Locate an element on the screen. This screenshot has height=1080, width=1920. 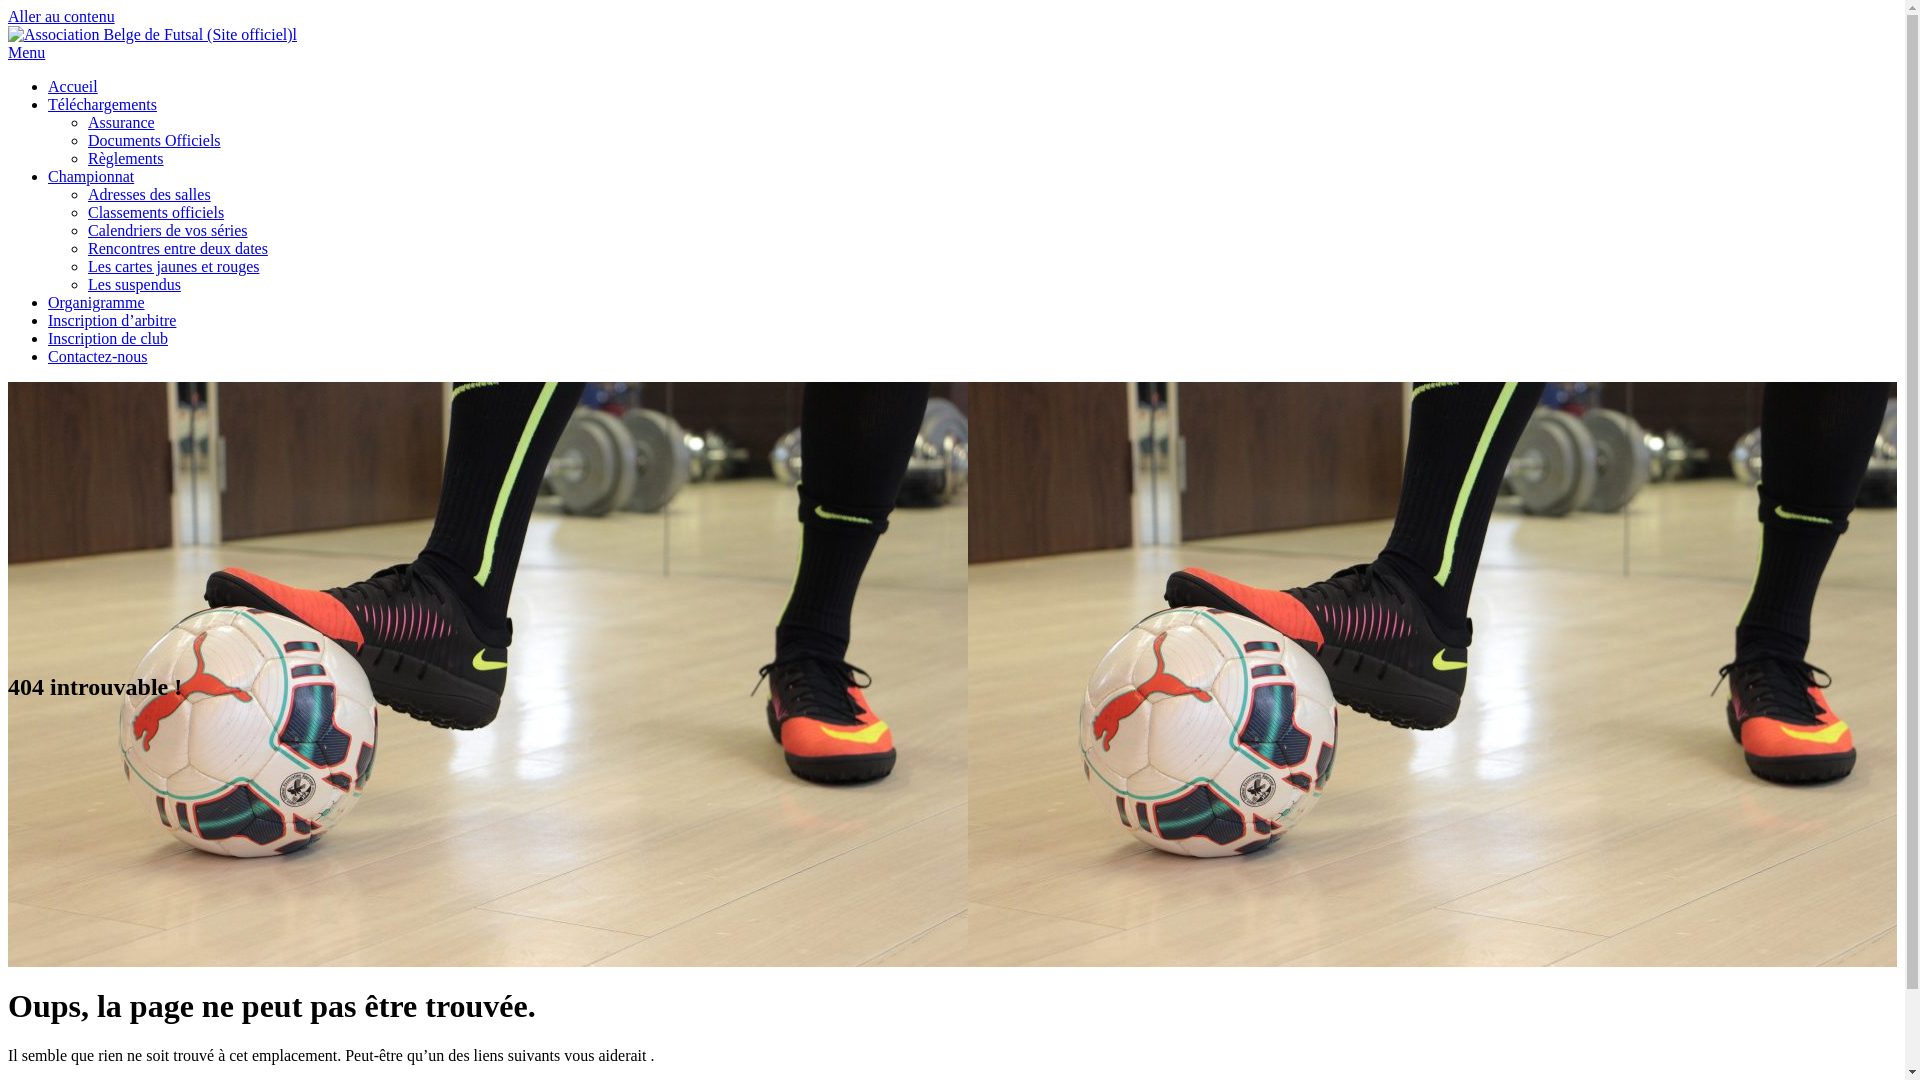
'Organigramme' is located at coordinates (95, 302).